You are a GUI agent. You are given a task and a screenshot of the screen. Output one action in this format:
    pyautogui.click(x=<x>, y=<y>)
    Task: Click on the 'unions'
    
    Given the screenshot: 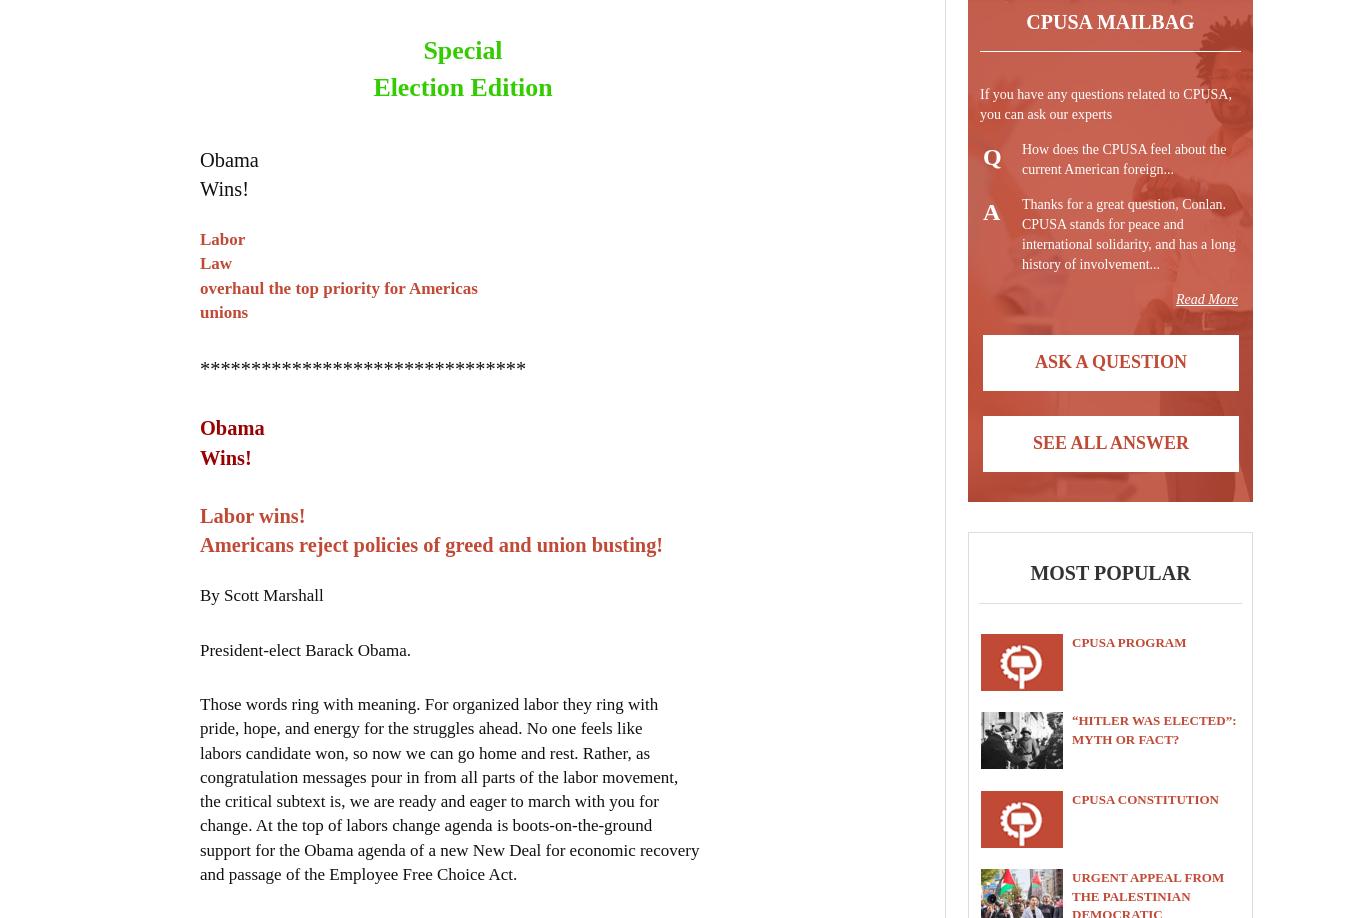 What is the action you would take?
    pyautogui.click(x=223, y=311)
    